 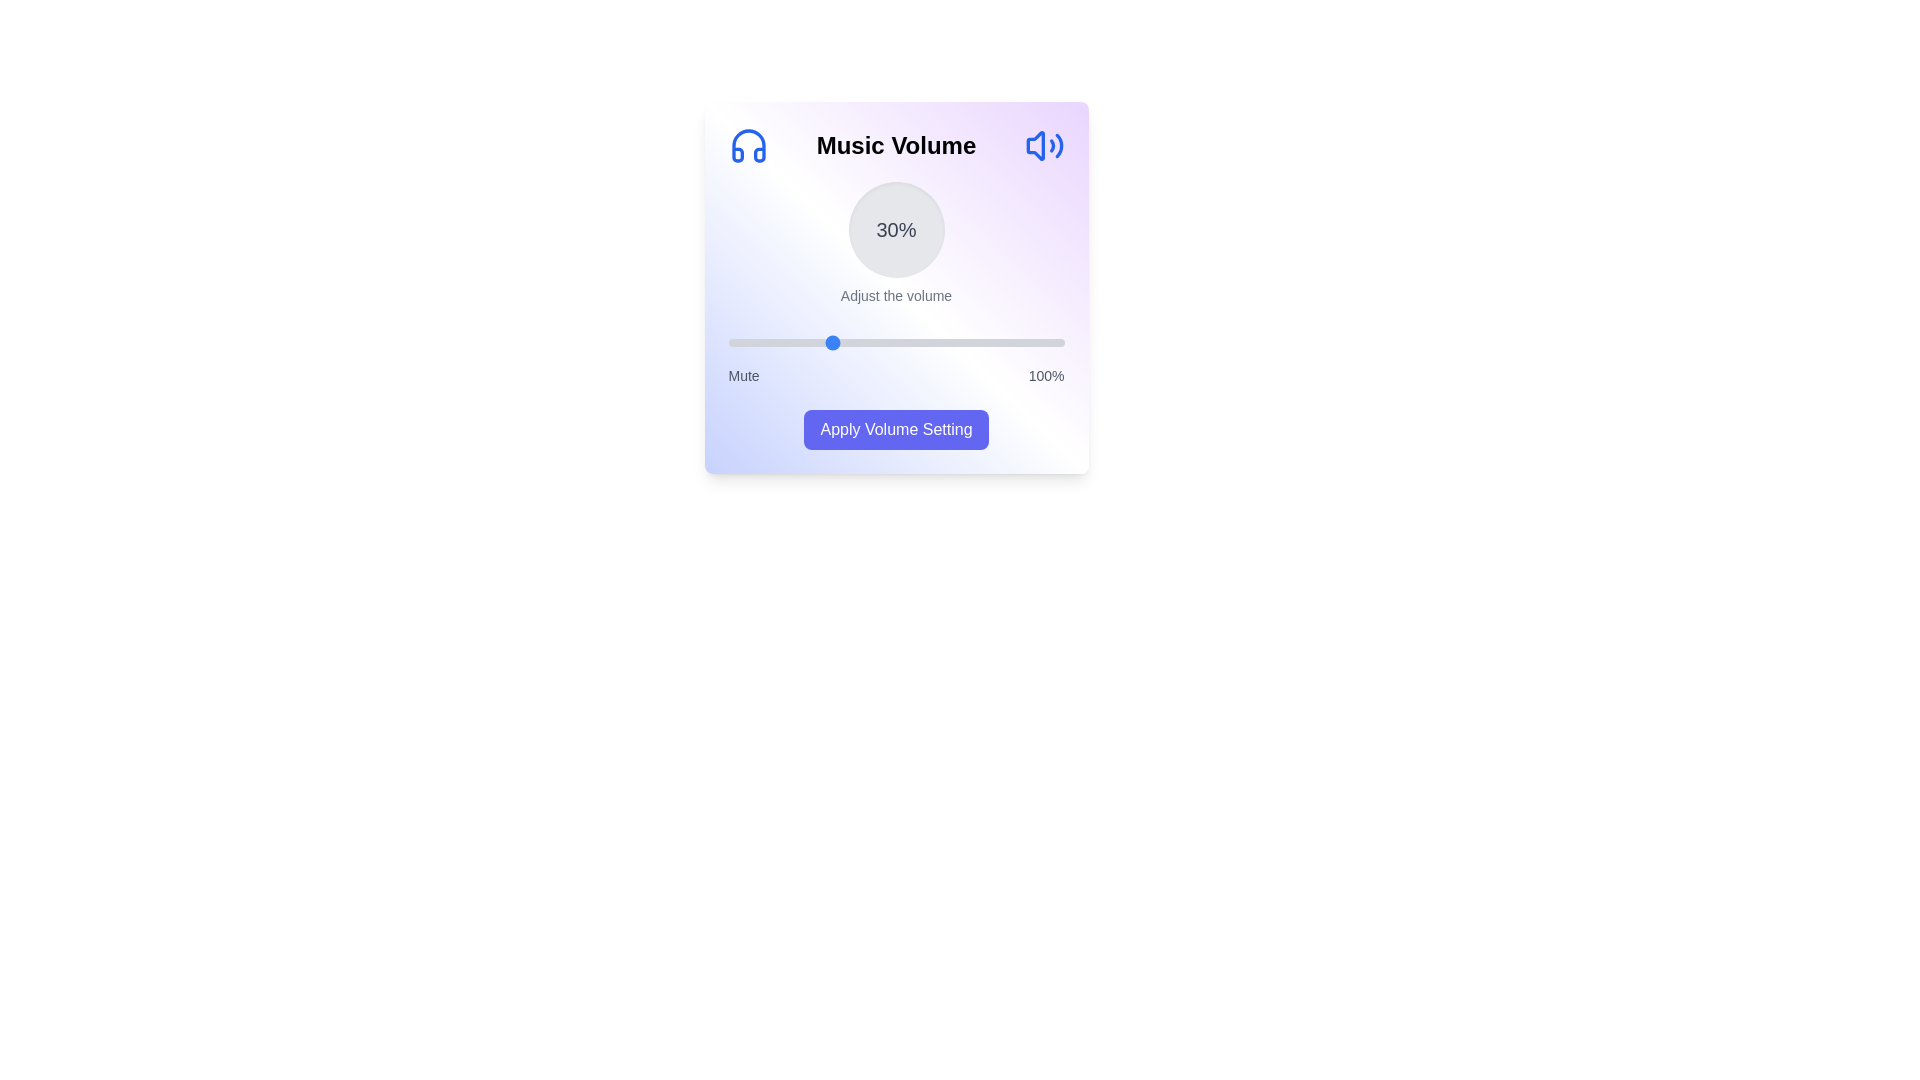 I want to click on the volume slider to 85%, so click(x=1014, y=342).